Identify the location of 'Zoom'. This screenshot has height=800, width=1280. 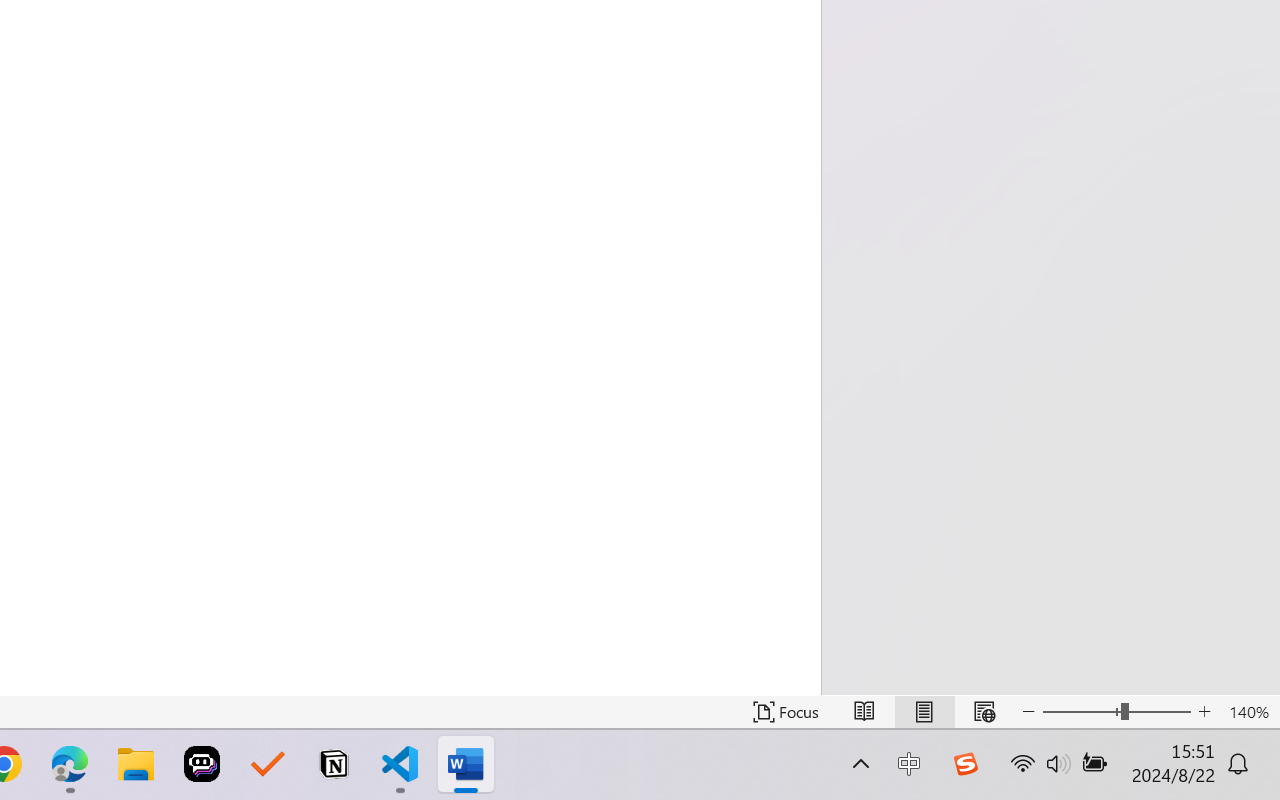
(1115, 711).